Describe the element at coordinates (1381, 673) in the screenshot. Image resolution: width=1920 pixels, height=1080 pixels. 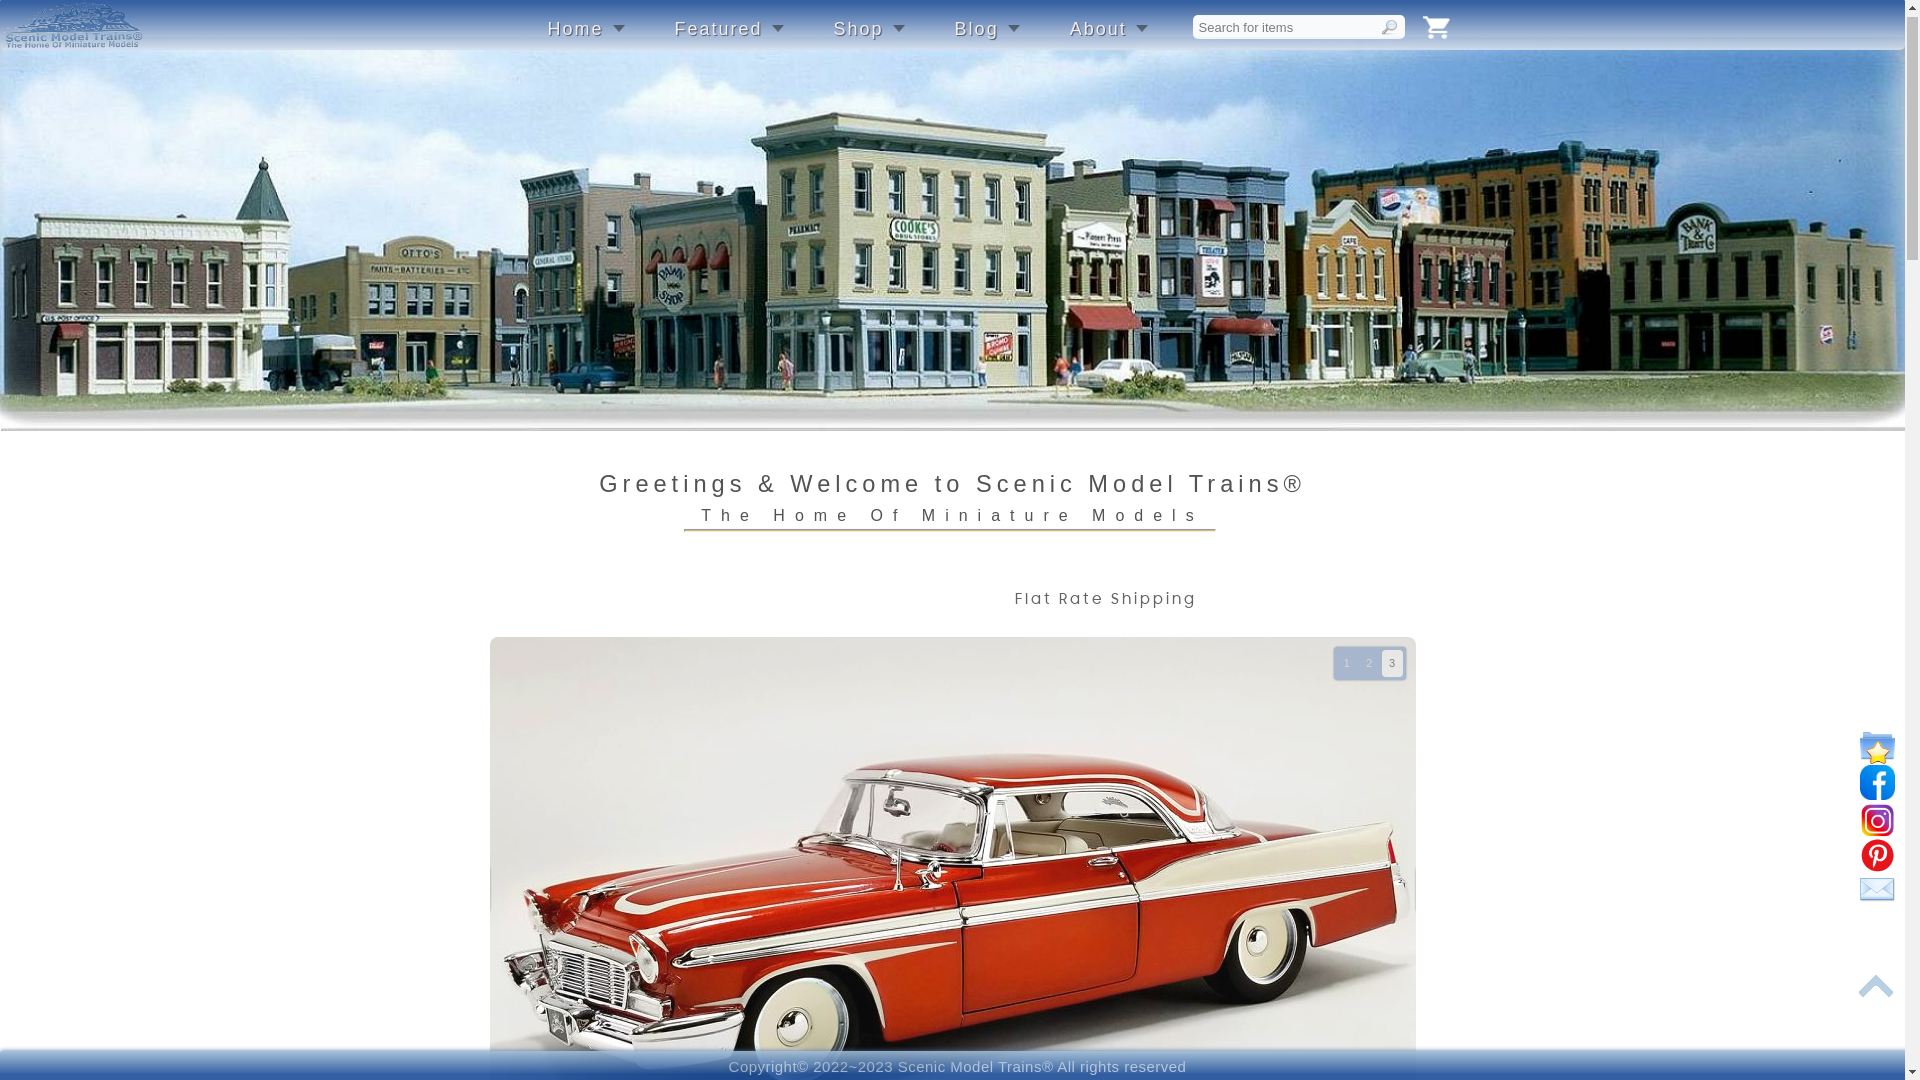
I see `'3'` at that location.